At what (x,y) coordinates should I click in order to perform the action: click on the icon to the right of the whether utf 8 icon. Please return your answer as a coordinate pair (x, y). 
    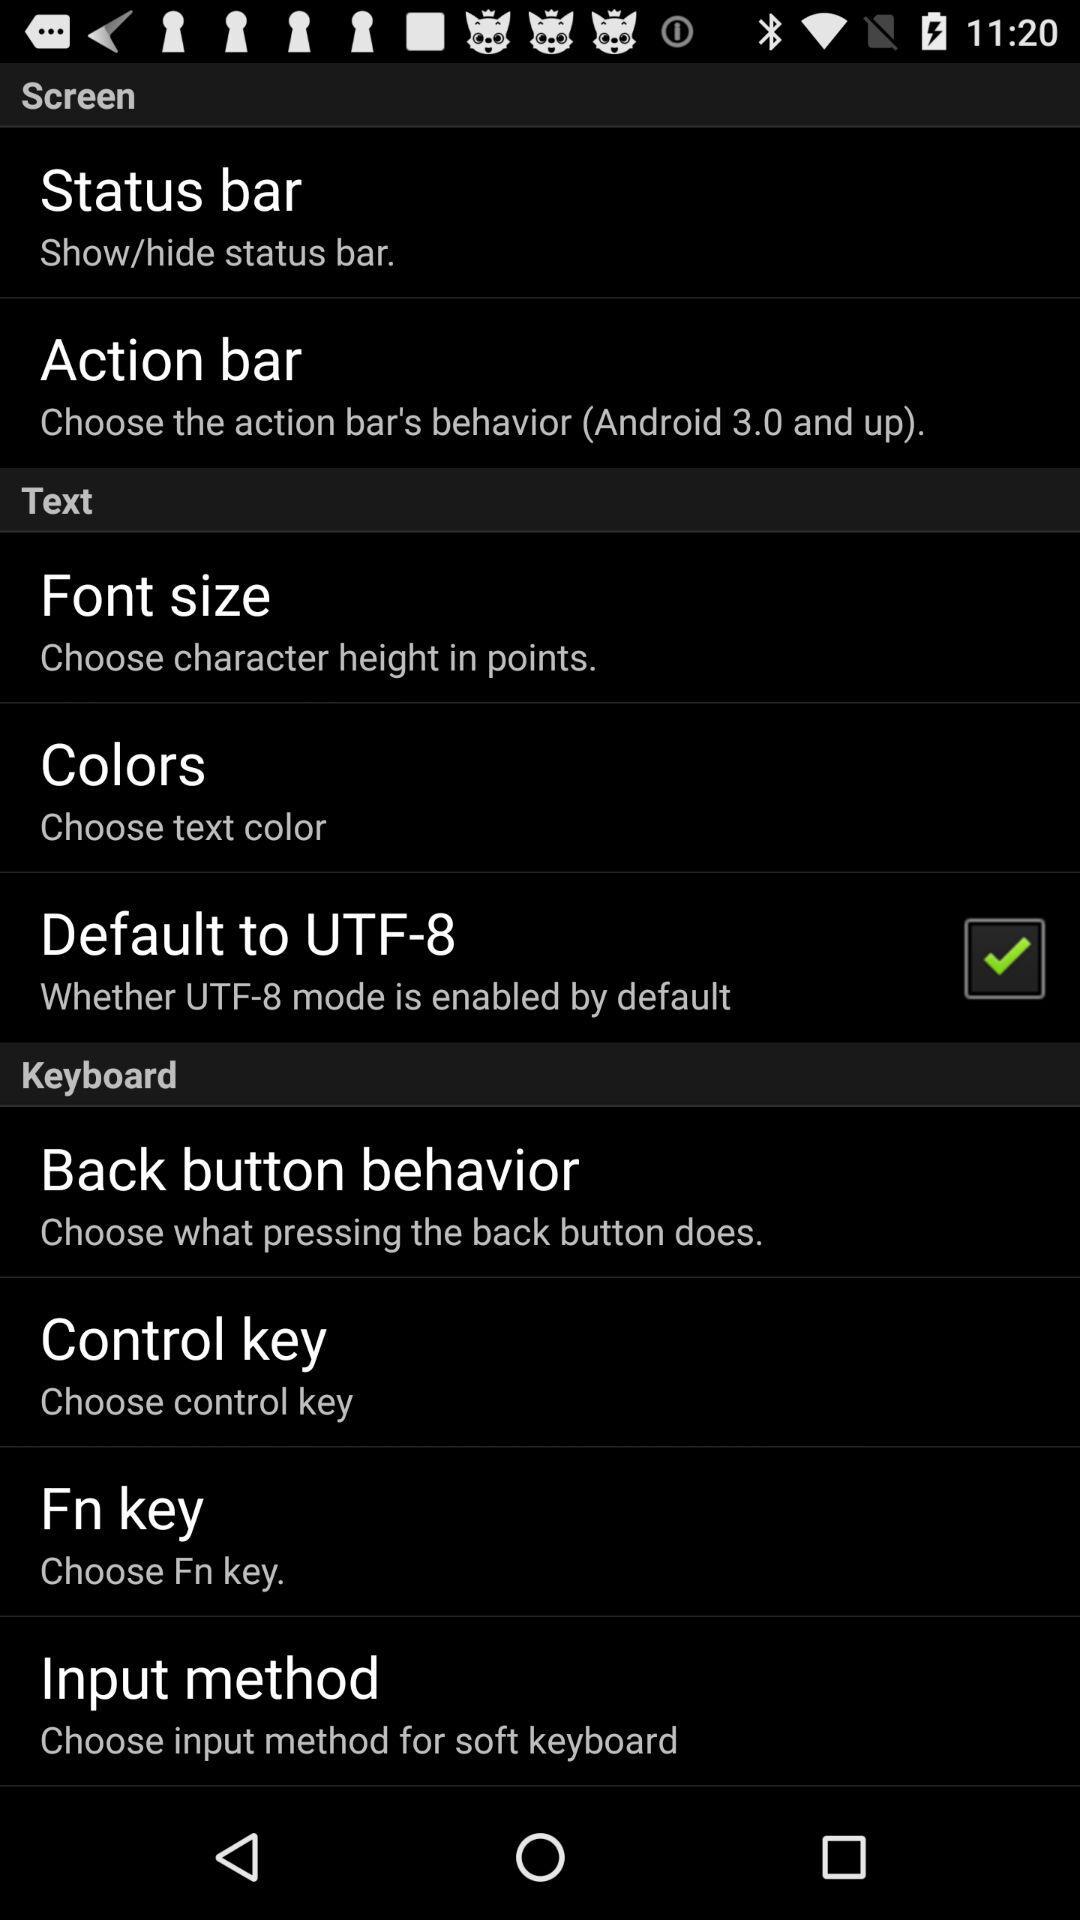
    Looking at the image, I should click on (1003, 955).